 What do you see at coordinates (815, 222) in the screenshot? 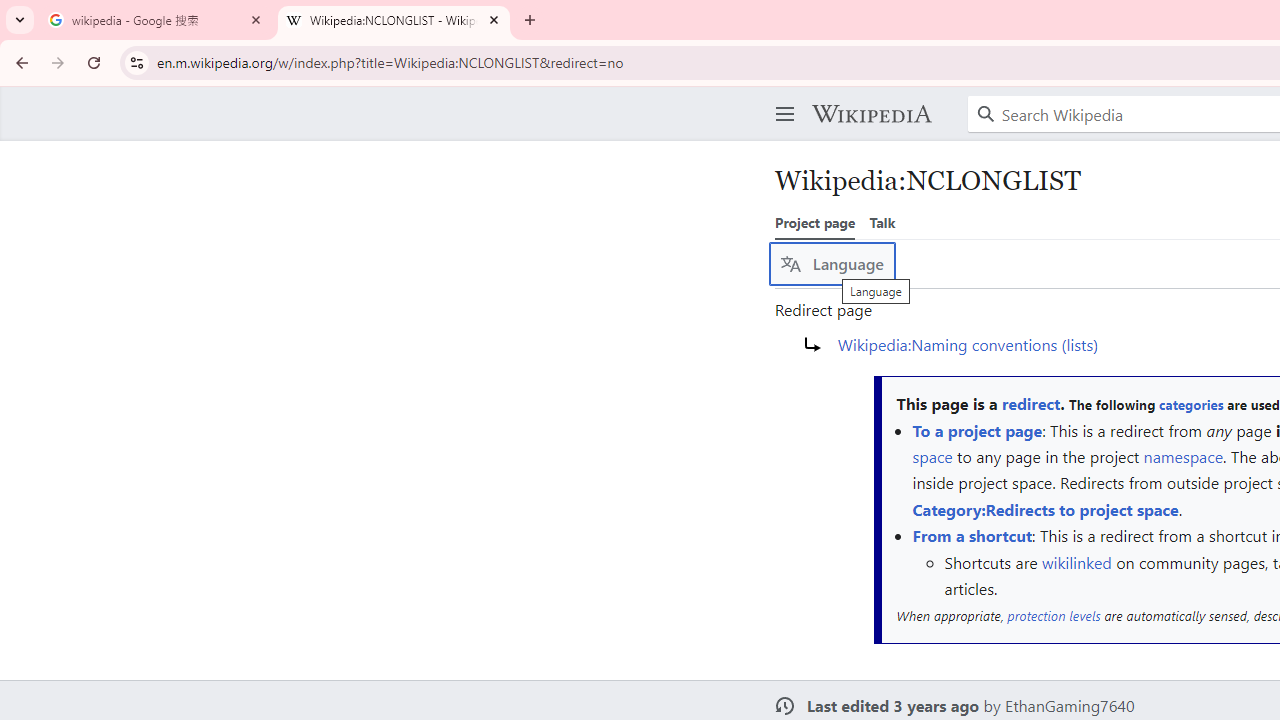
I see `'Project page'` at bounding box center [815, 222].